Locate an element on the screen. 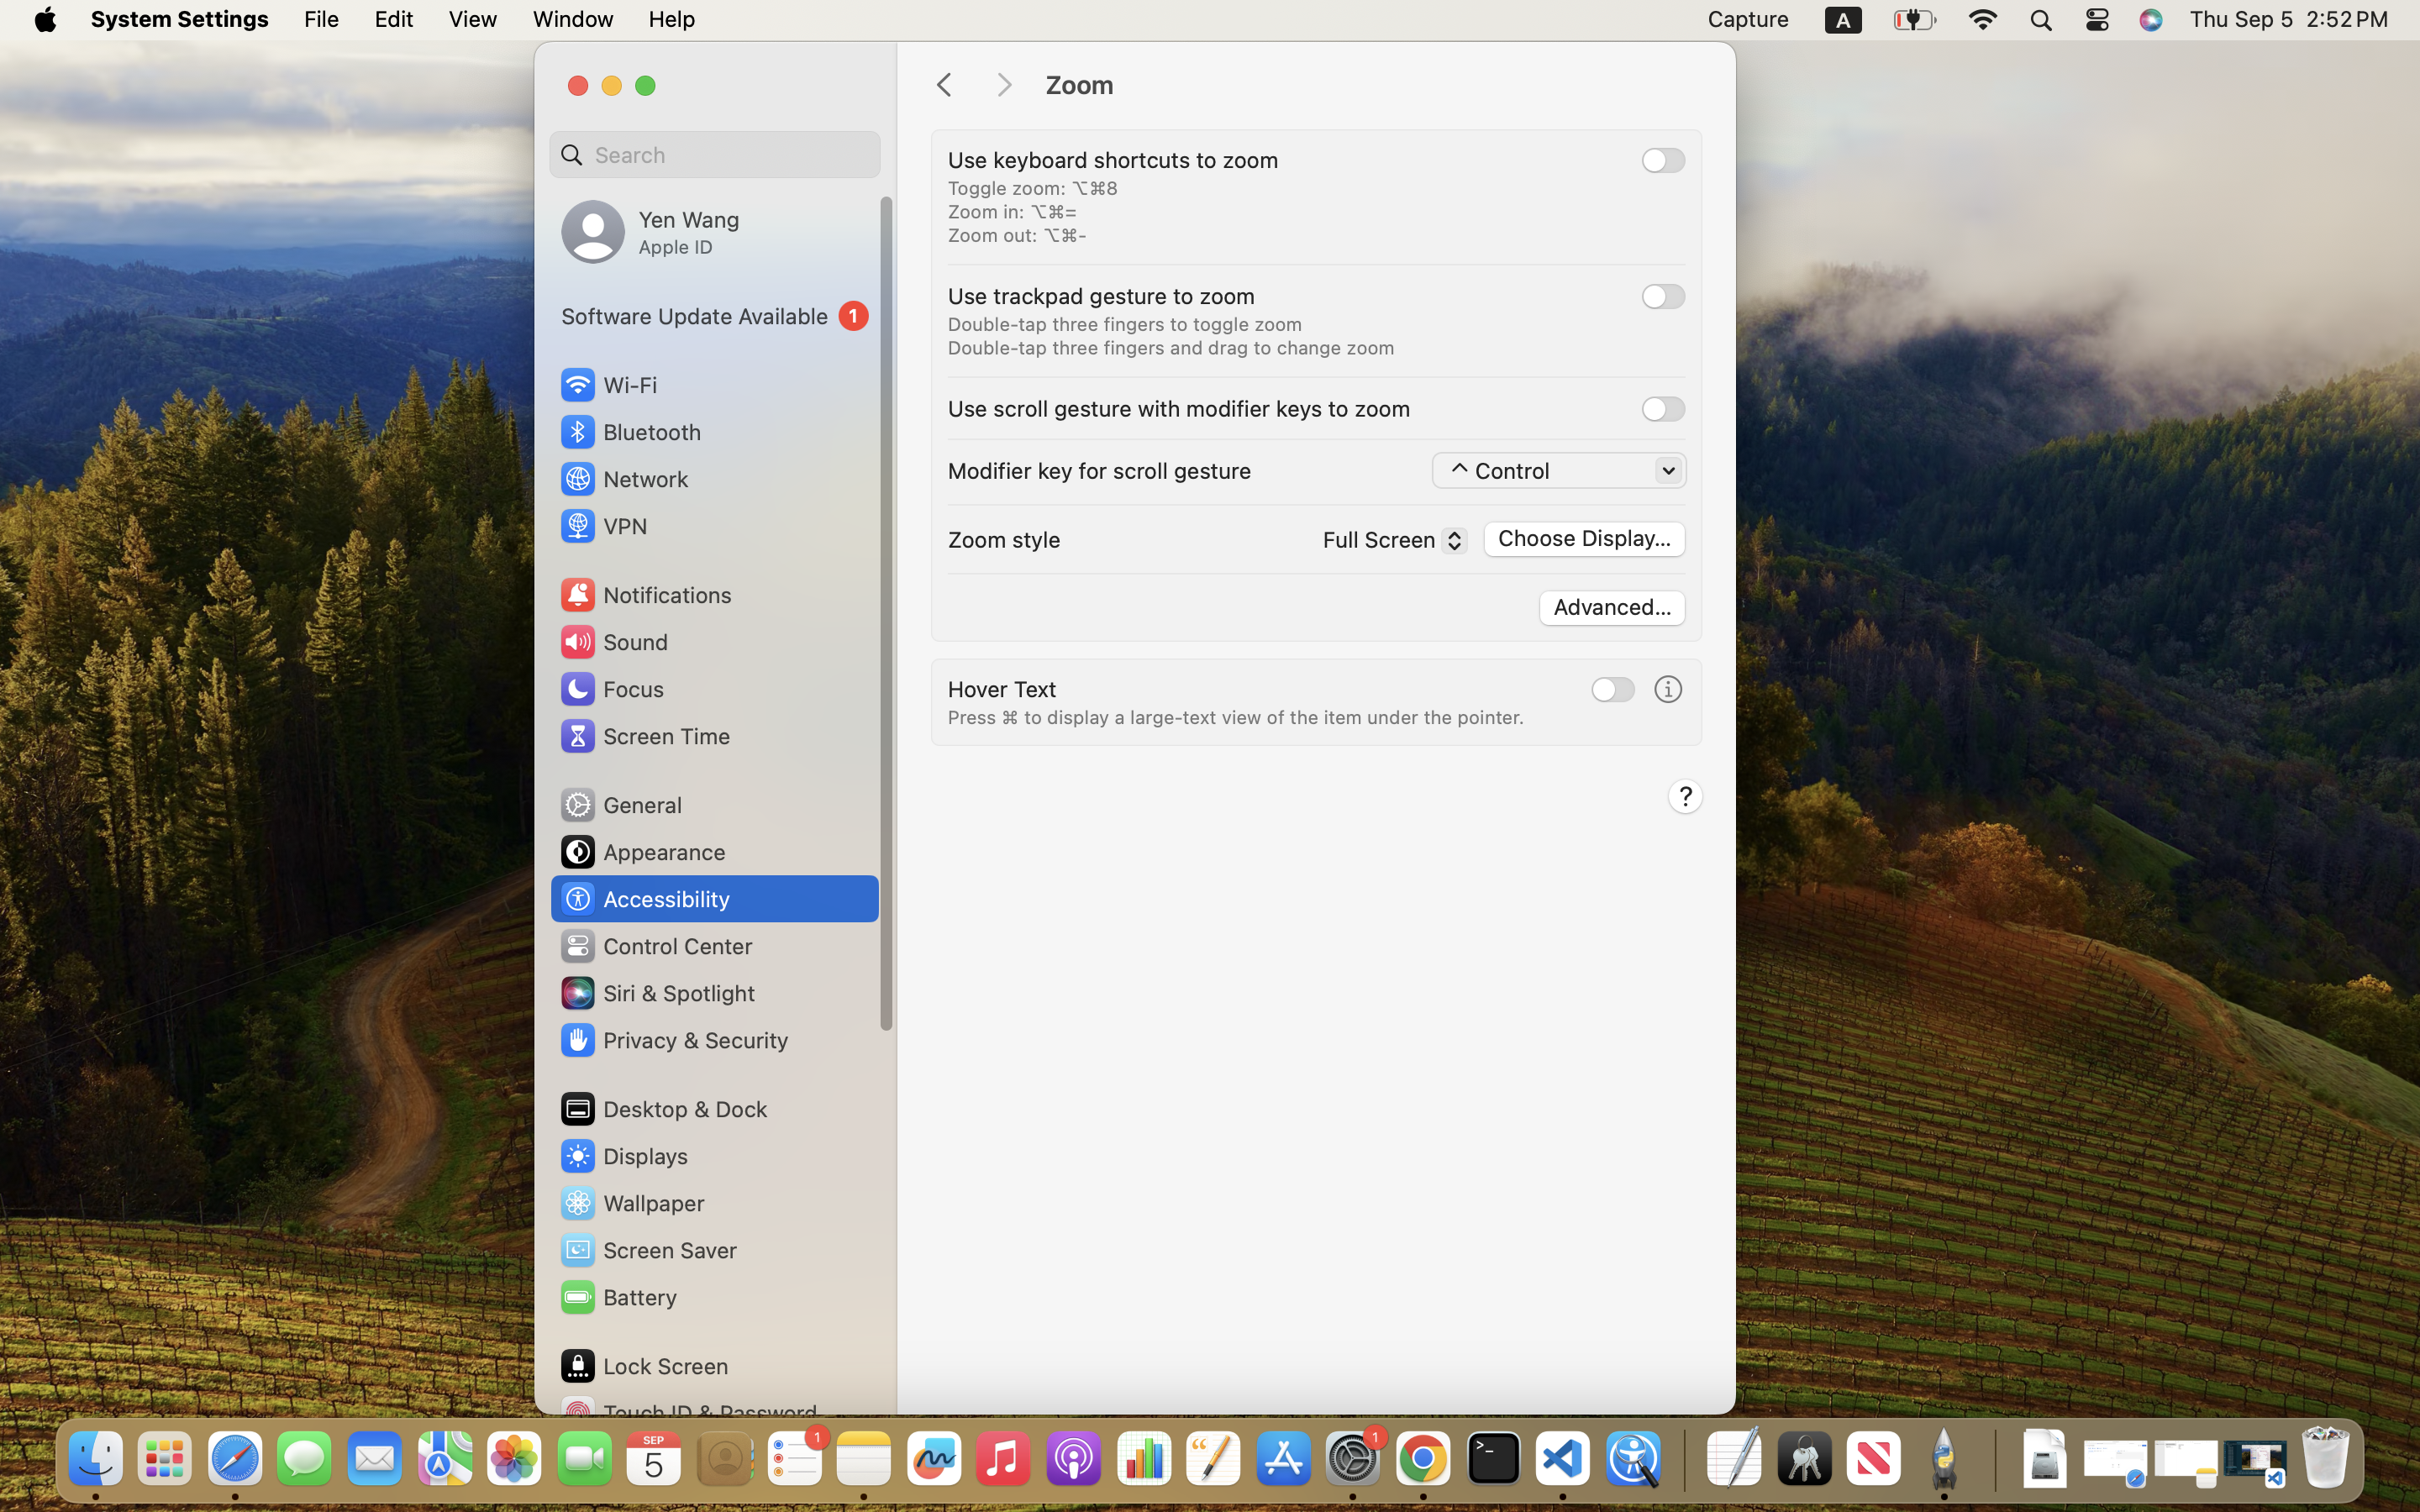 The width and height of the screenshot is (2420, 1512). 'Hover Text' is located at coordinates (1002, 687).